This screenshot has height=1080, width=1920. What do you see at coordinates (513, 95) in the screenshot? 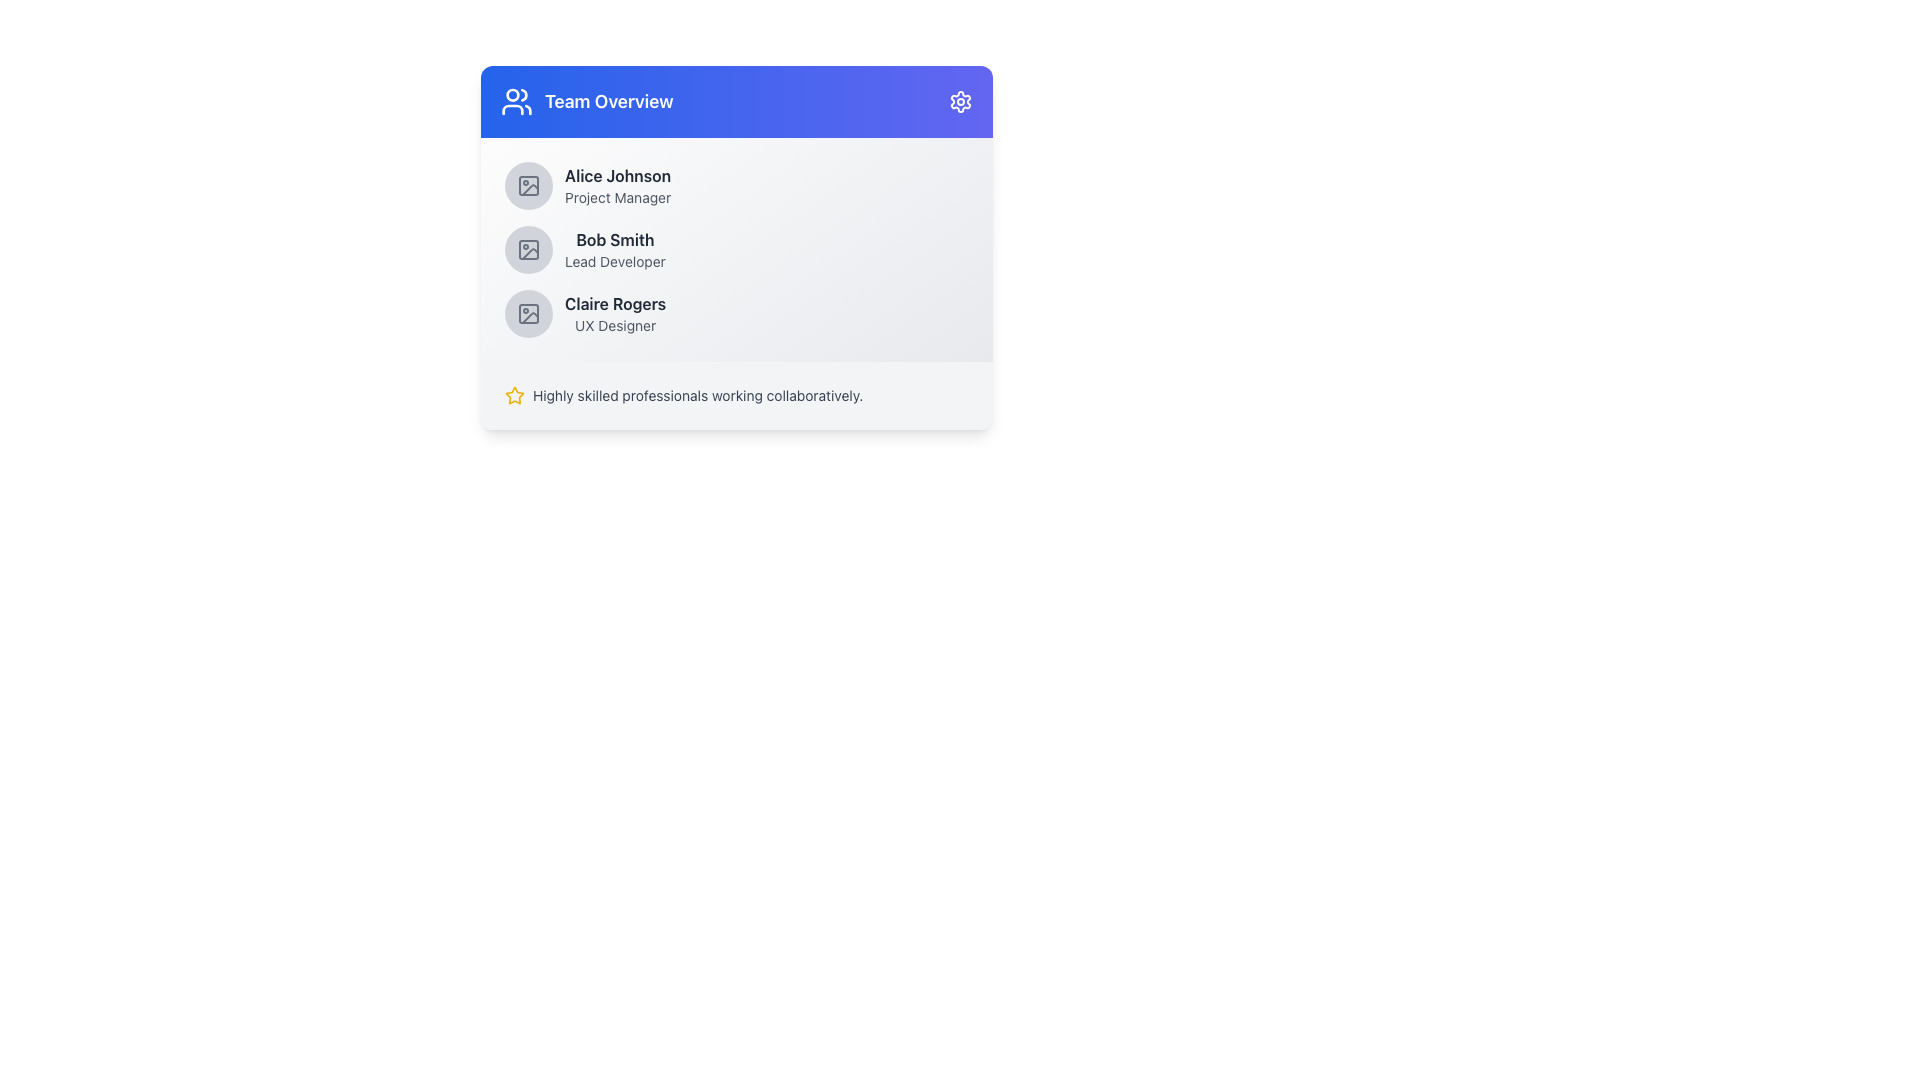
I see `the decorative circular shape located in the upper left corner of the blue header section labeled 'Team Overview'` at bounding box center [513, 95].